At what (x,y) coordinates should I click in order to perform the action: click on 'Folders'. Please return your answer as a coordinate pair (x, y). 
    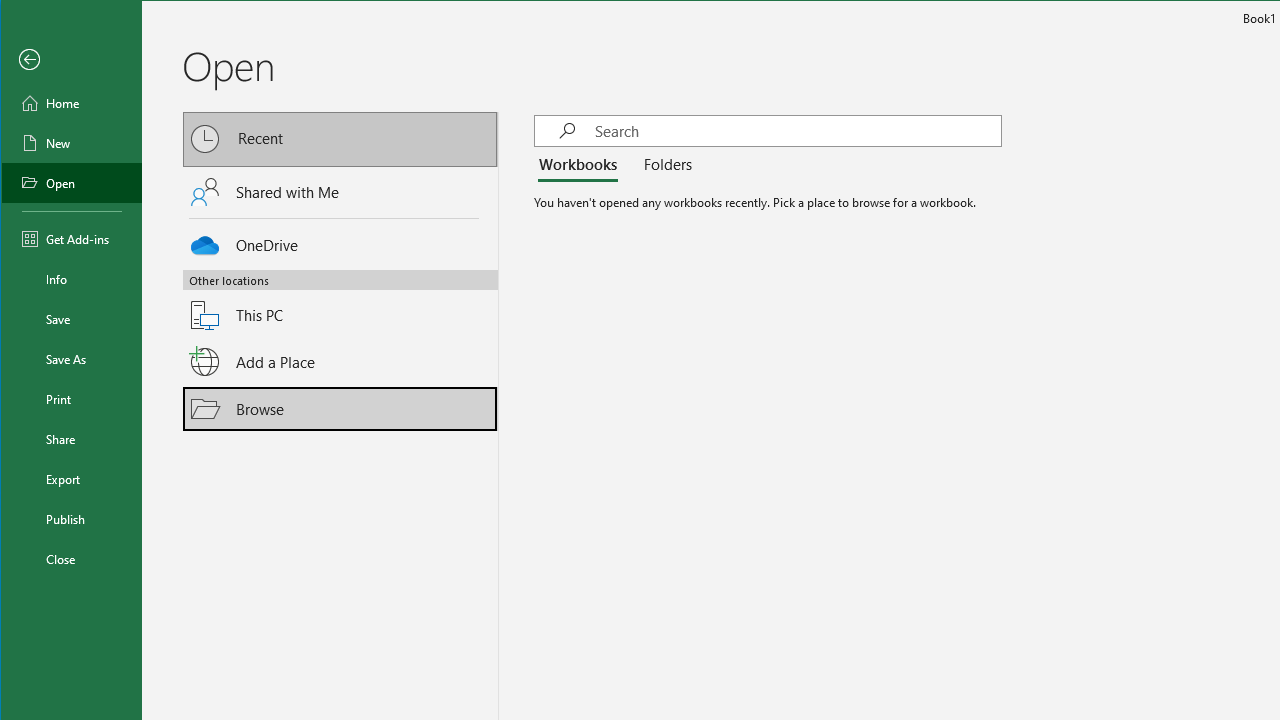
    Looking at the image, I should click on (663, 164).